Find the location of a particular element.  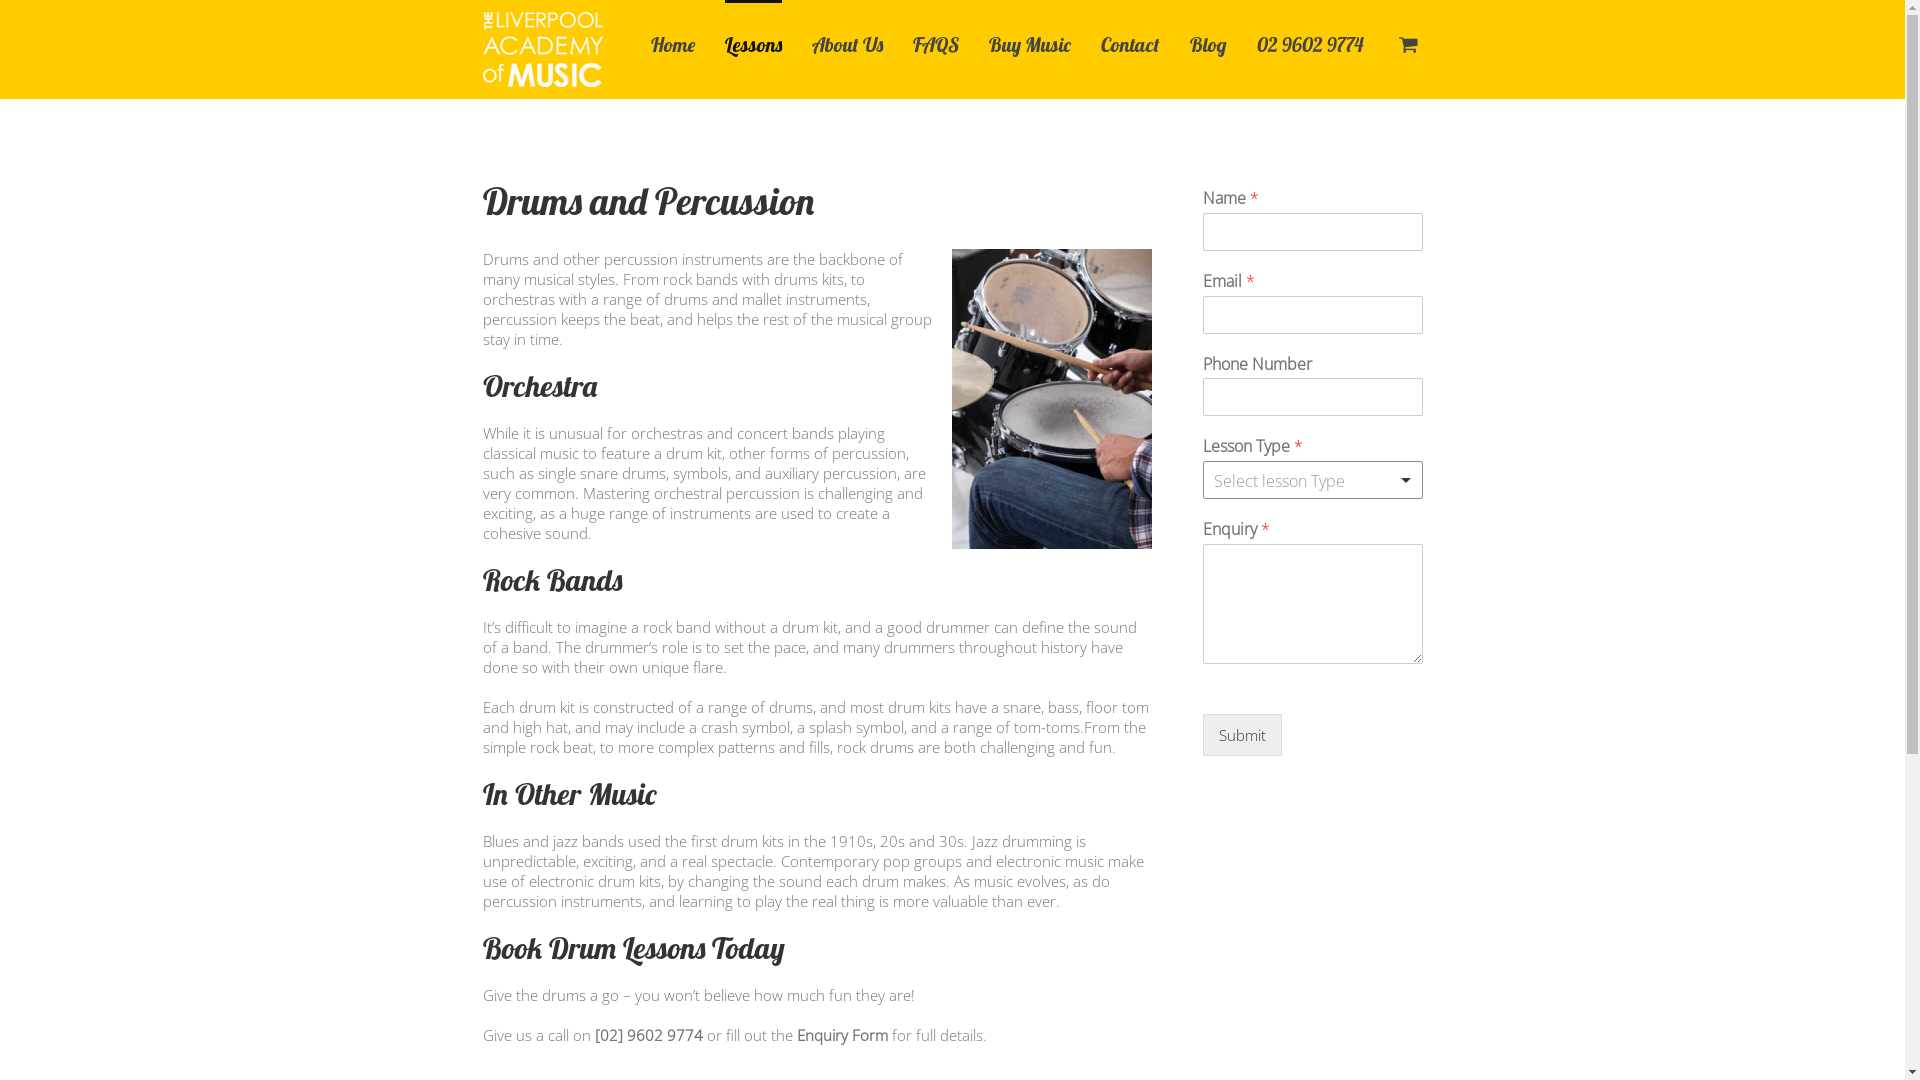

'Lessons' is located at coordinates (723, 42).